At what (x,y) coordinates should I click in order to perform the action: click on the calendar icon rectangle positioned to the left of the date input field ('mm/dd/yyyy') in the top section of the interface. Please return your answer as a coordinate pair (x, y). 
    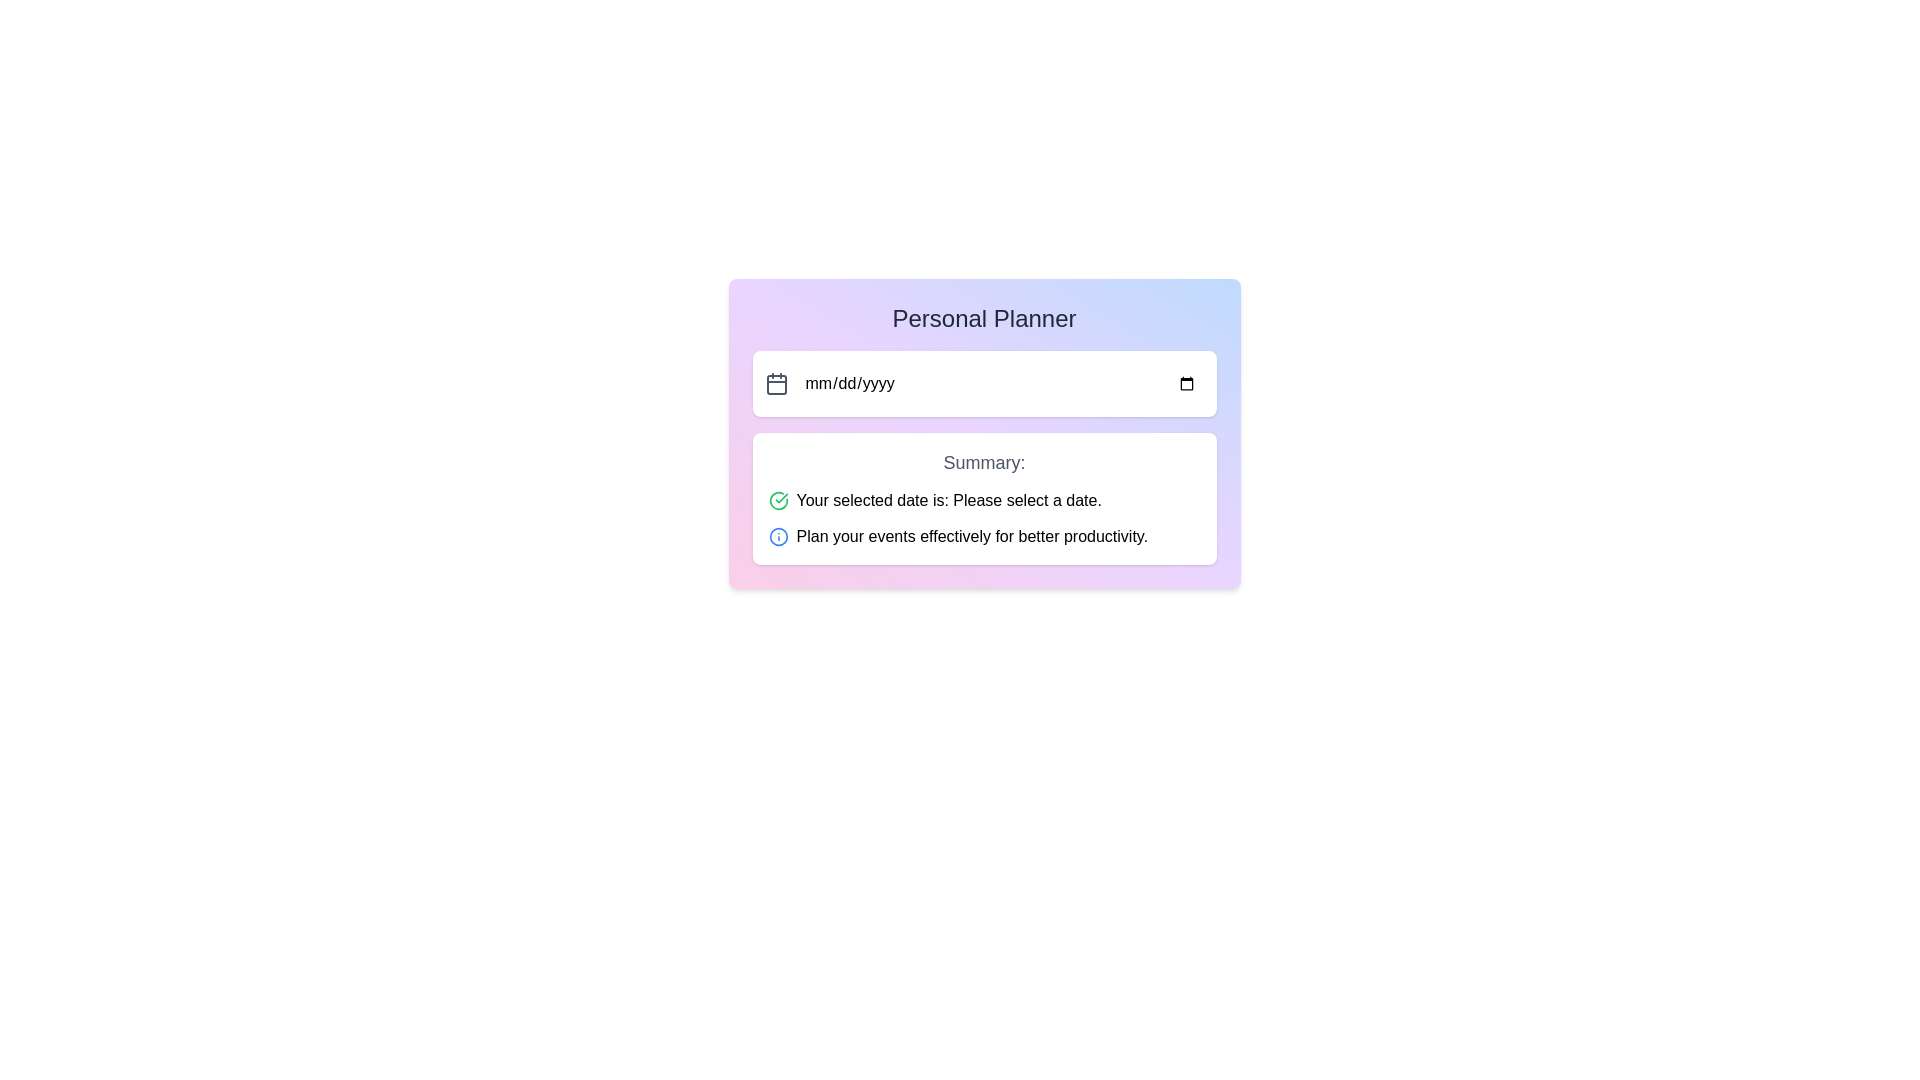
    Looking at the image, I should click on (775, 385).